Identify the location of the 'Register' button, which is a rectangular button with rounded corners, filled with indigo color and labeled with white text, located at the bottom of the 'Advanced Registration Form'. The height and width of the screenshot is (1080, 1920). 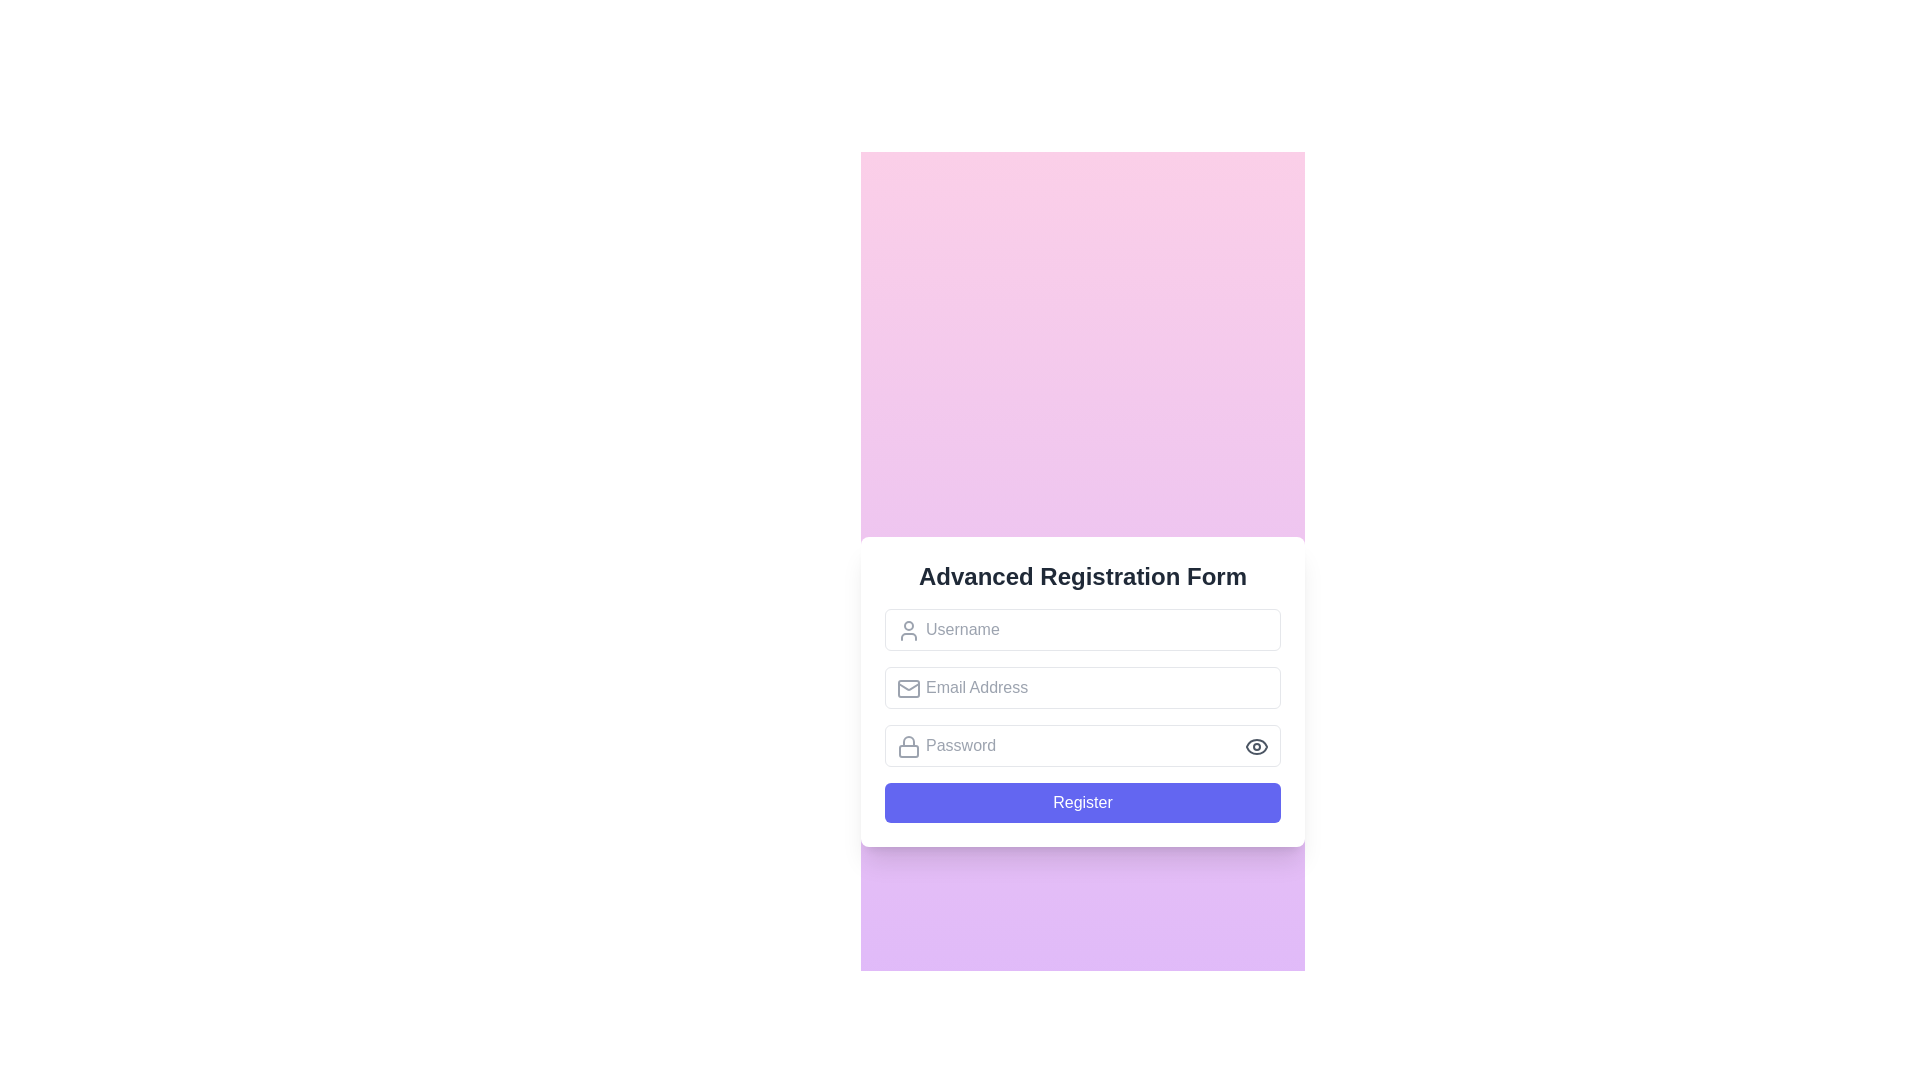
(1082, 801).